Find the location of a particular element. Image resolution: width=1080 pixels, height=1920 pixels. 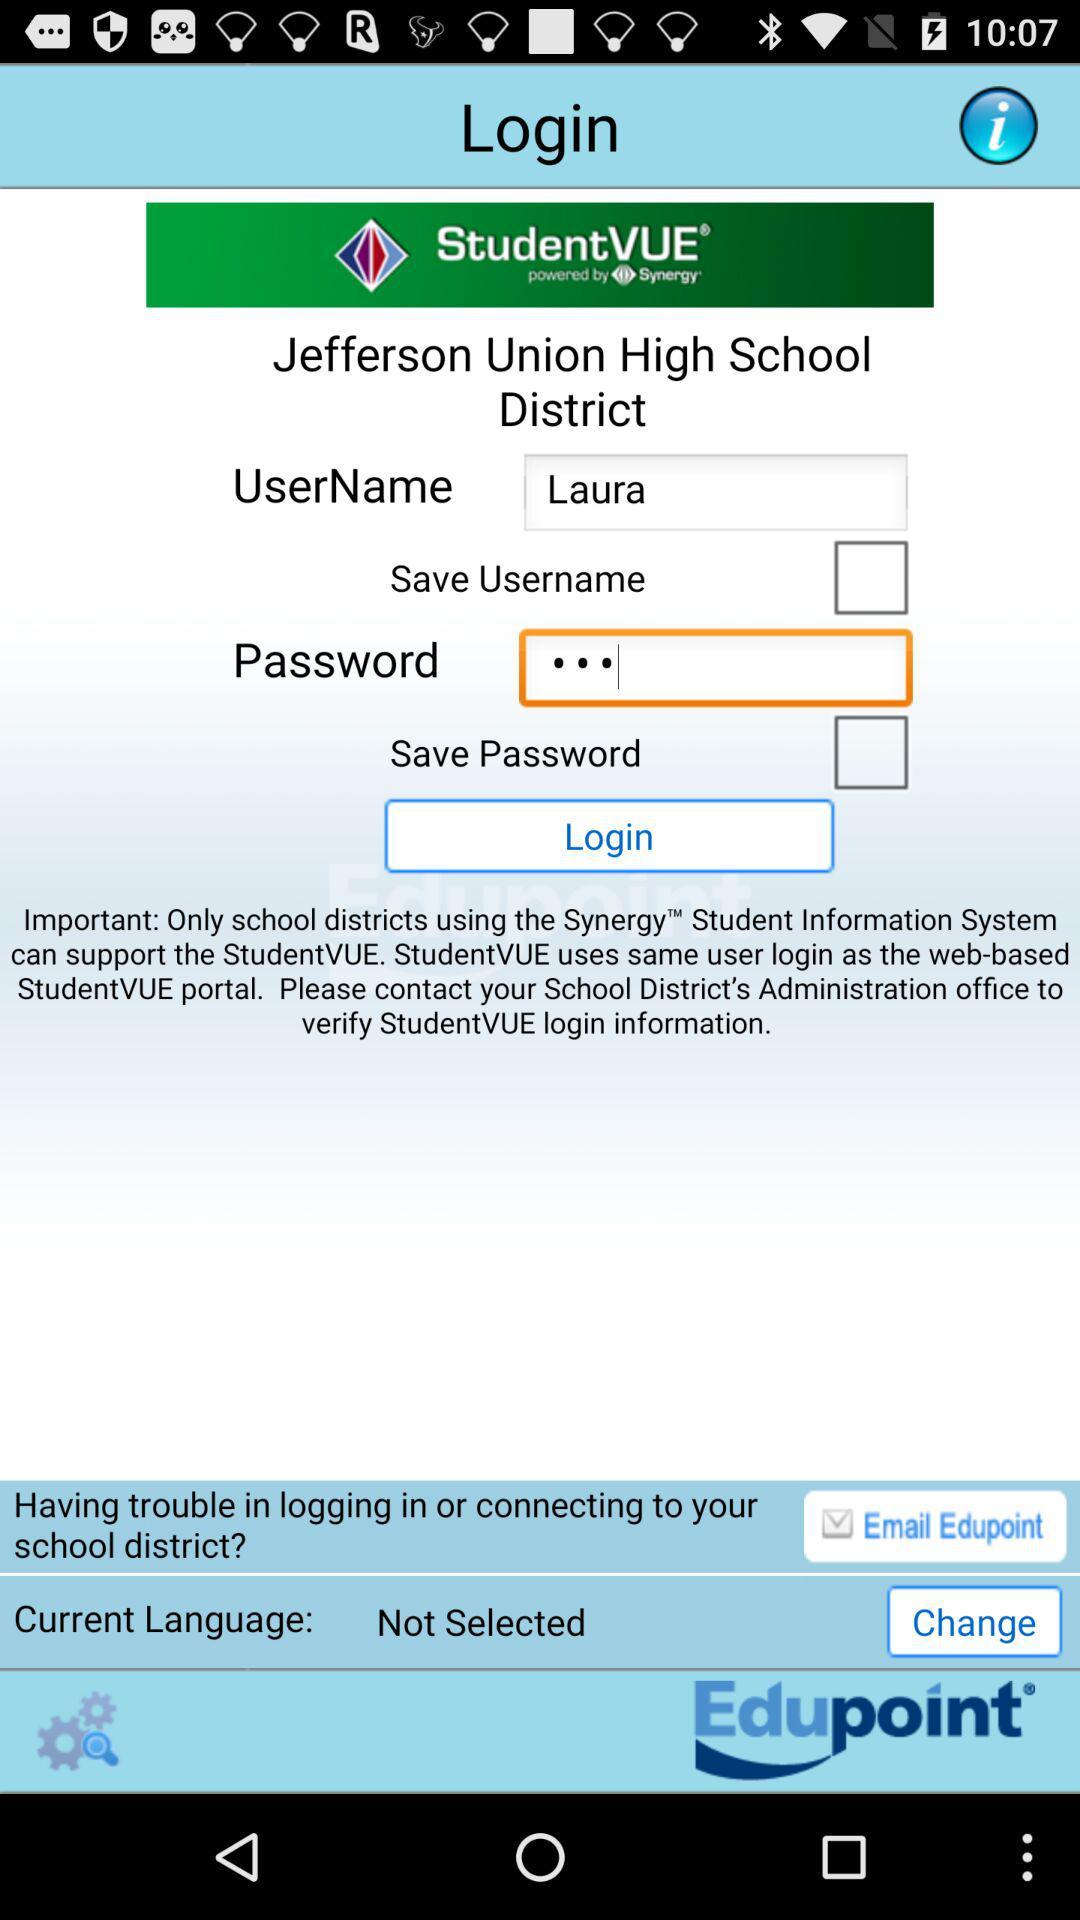

the info icon is located at coordinates (998, 133).